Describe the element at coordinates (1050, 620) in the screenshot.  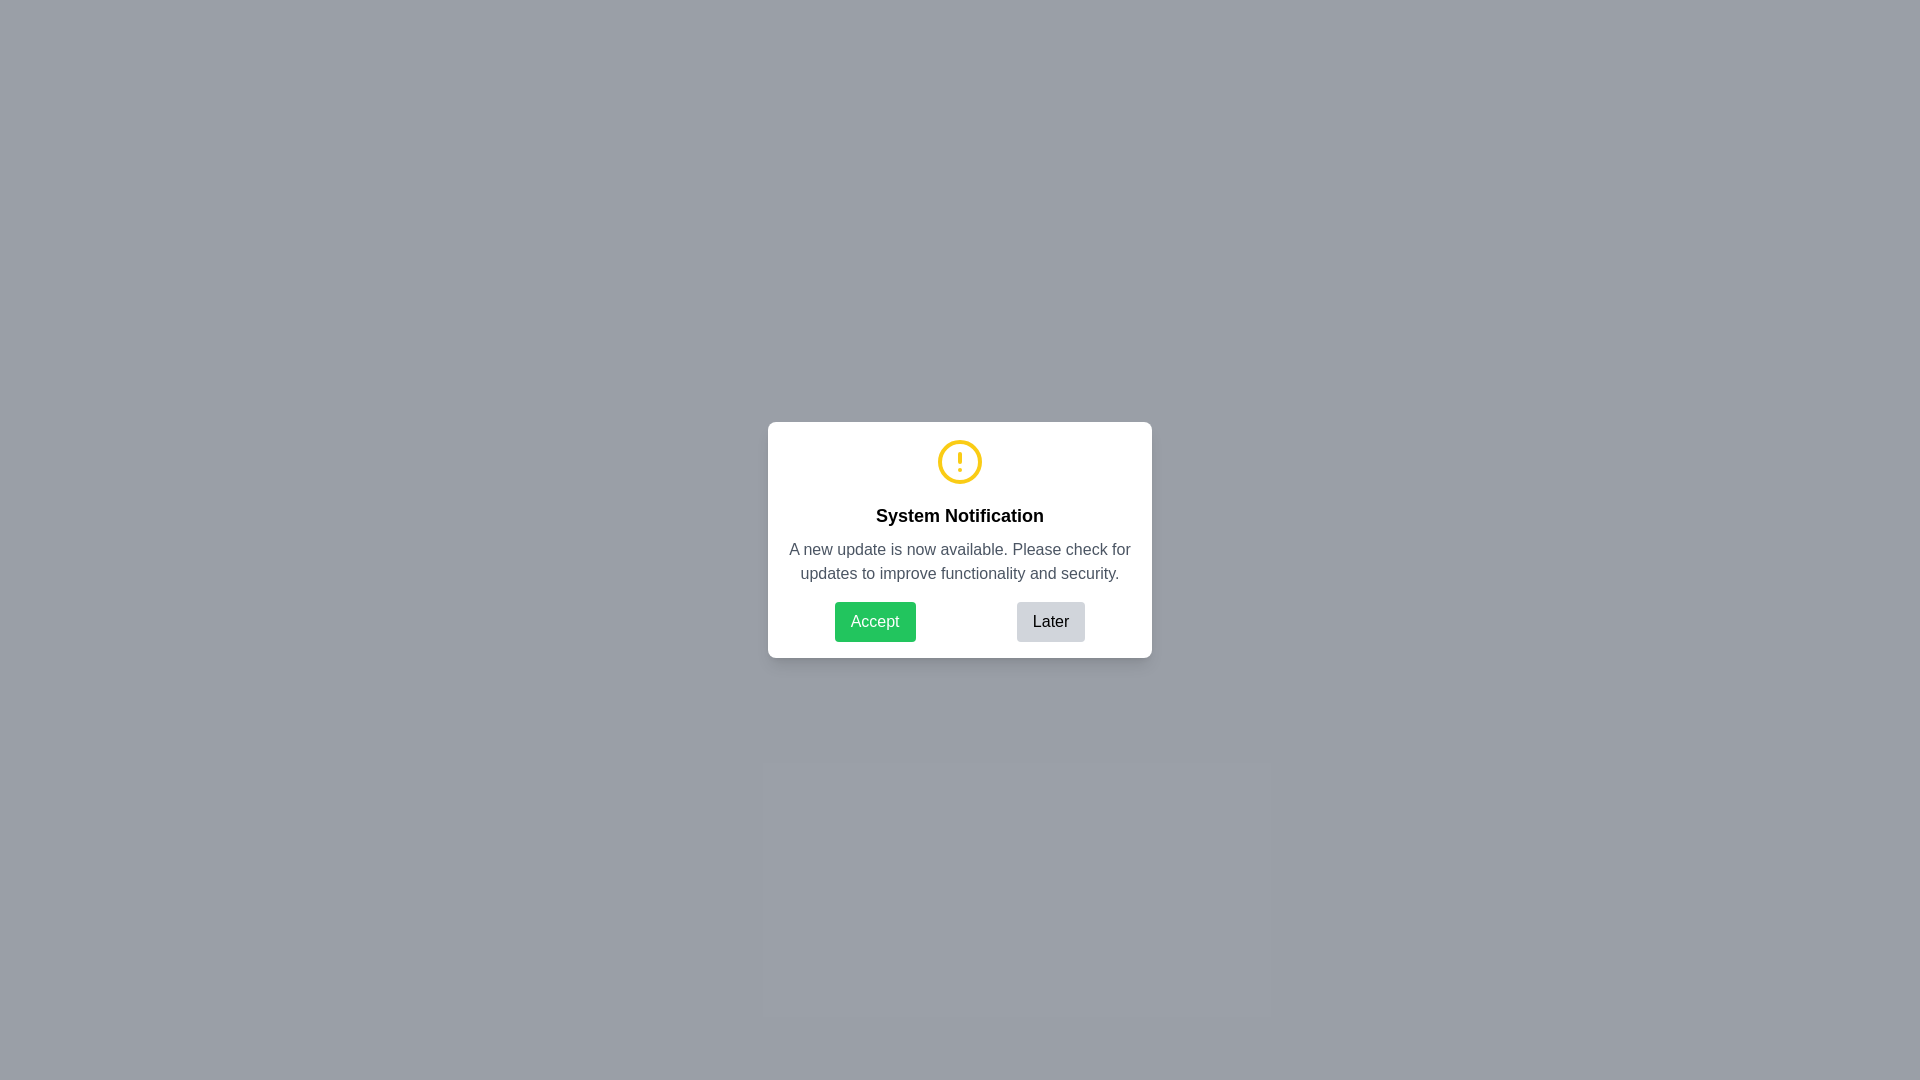
I see `the 'Later' button, which is a rounded rectangular button with a gray background and black text, located on the bottom right of the modal dialog` at that location.